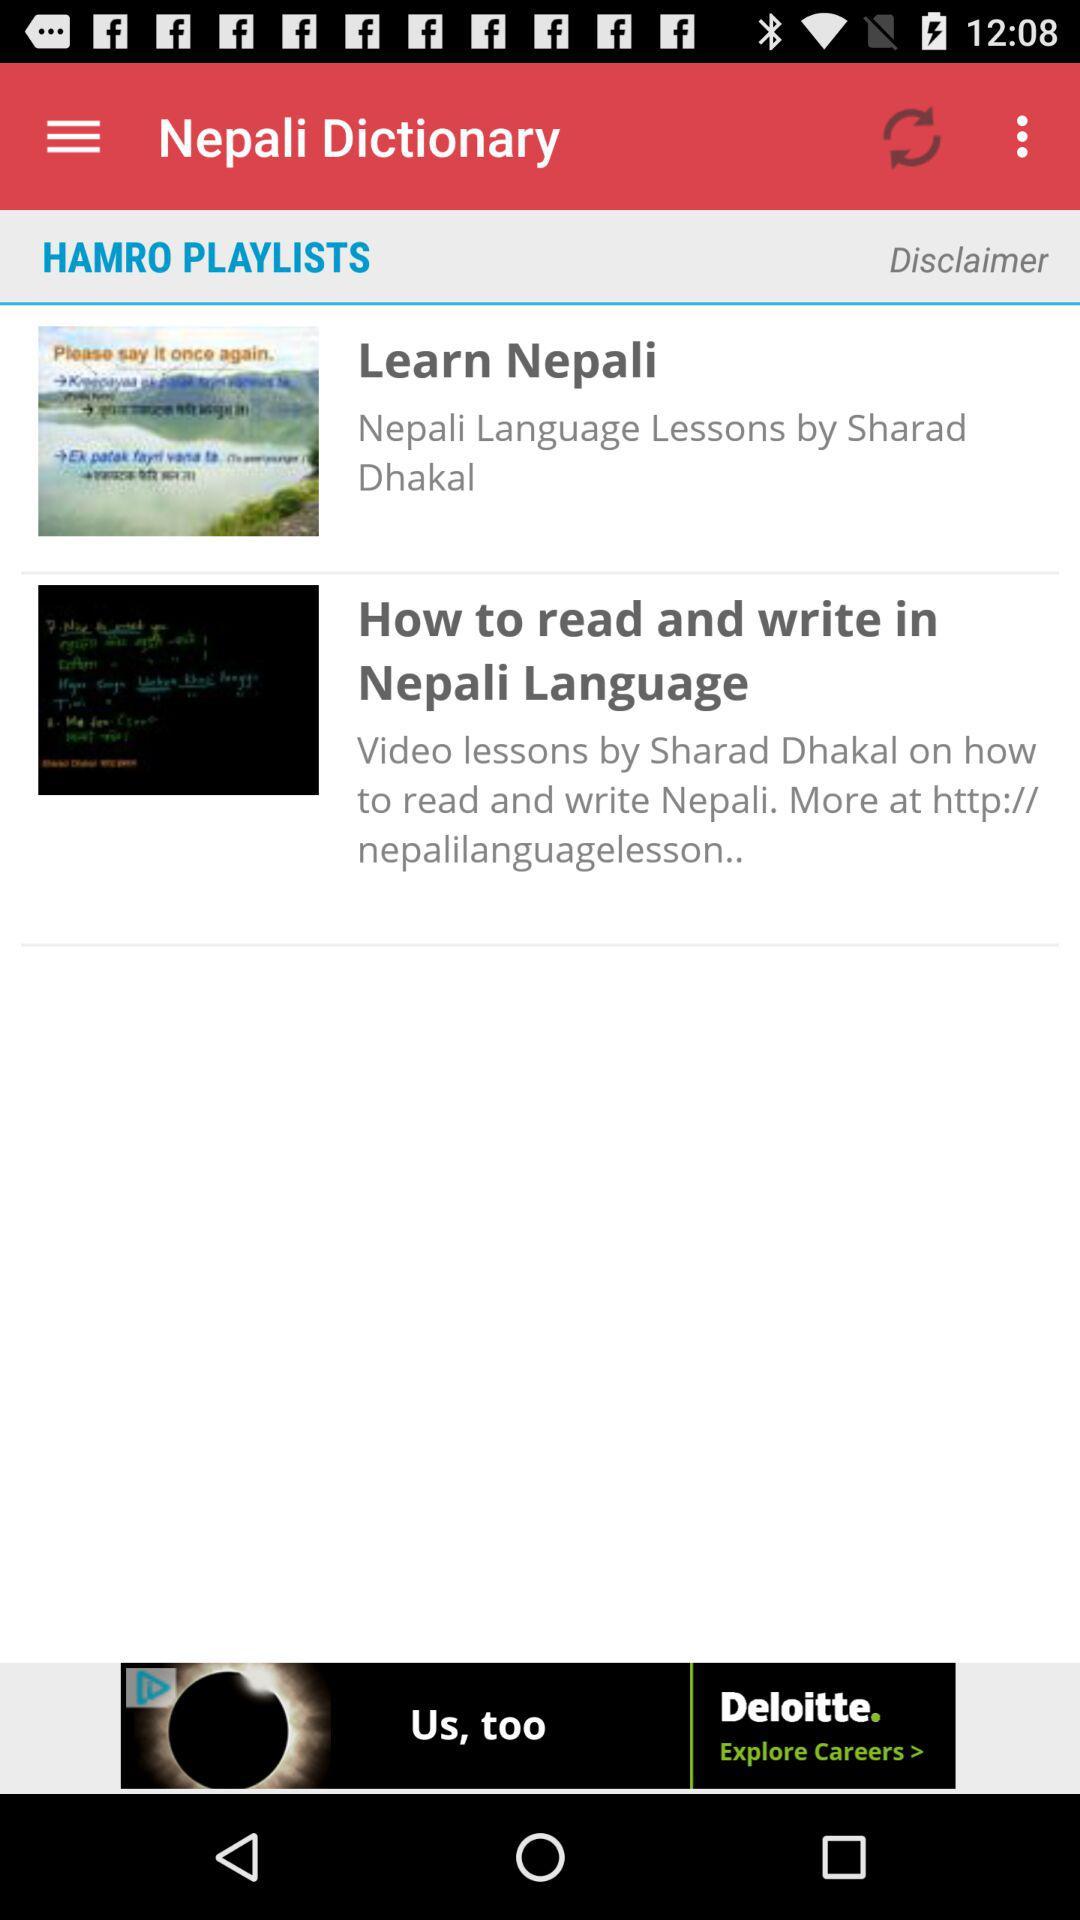 The width and height of the screenshot is (1080, 1920). What do you see at coordinates (177, 430) in the screenshot?
I see `the image below hamro playlists` at bounding box center [177, 430].